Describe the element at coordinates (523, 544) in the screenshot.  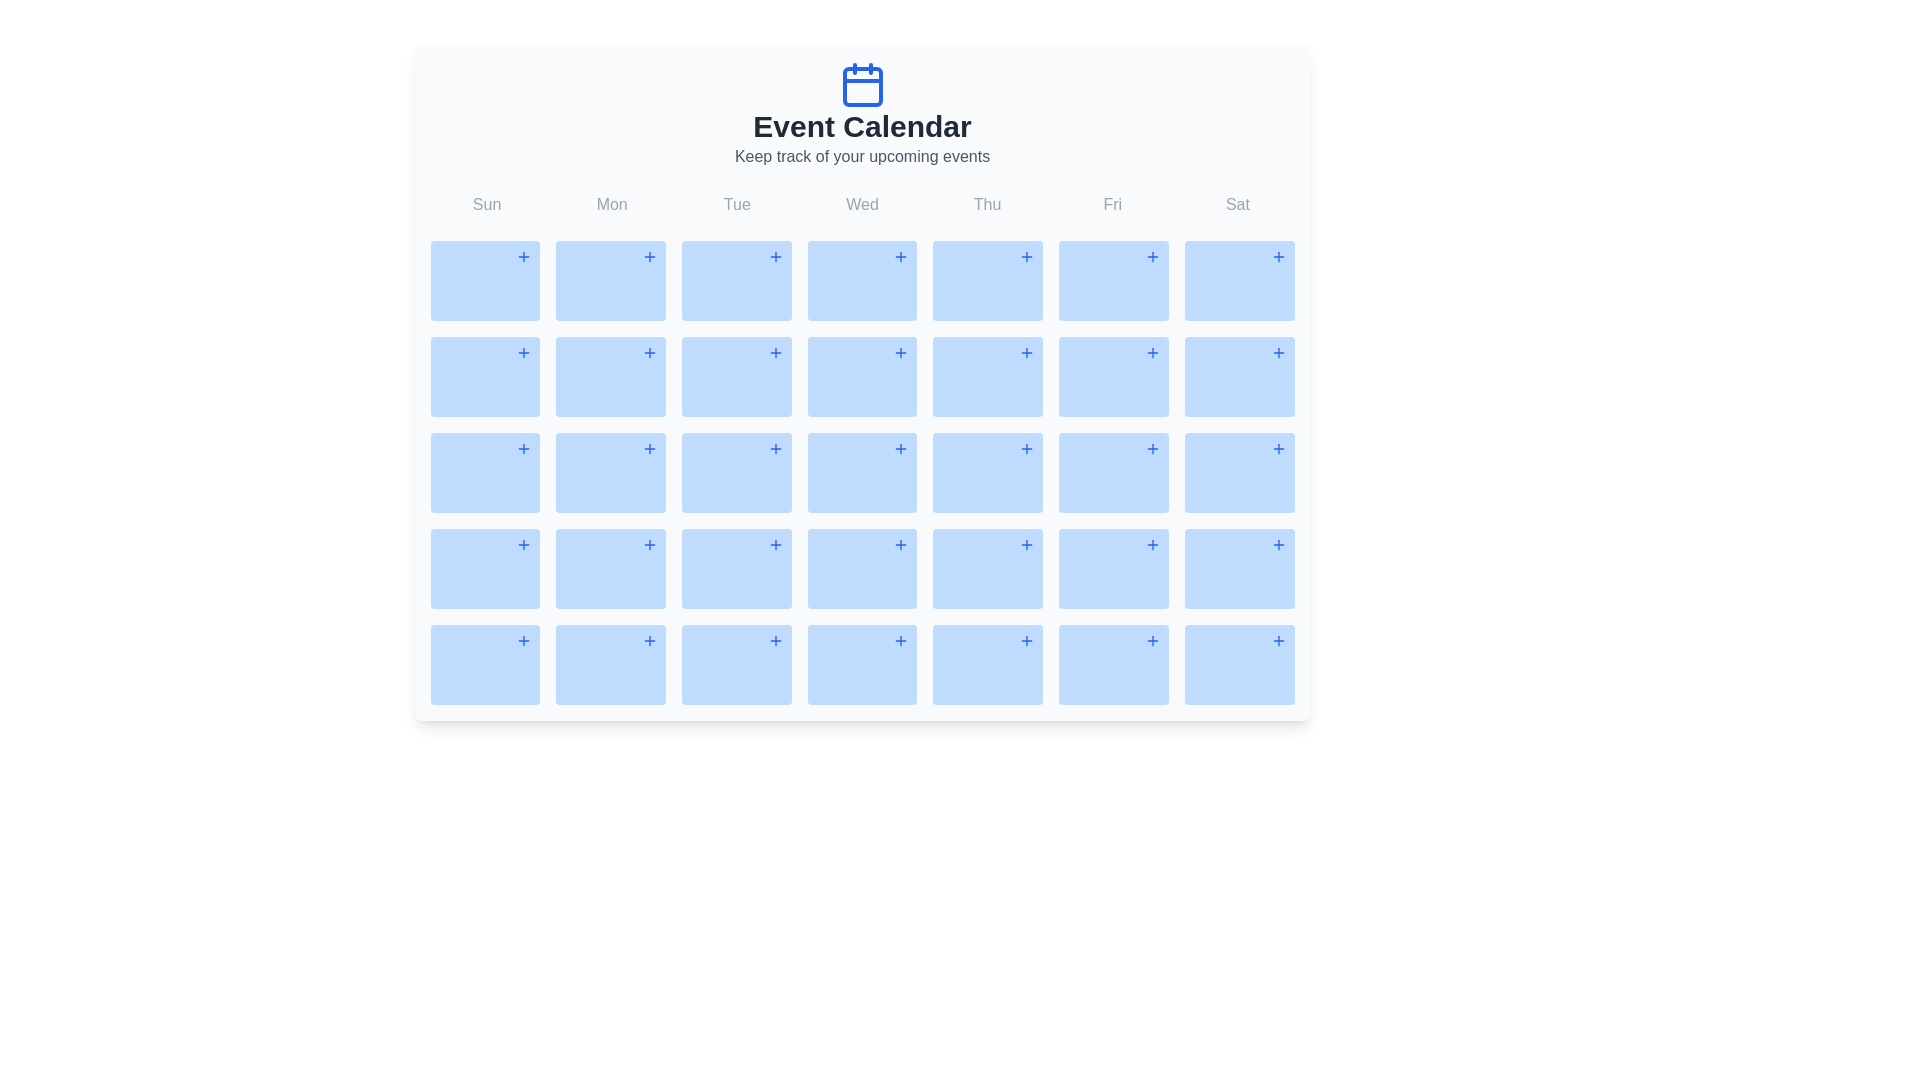
I see `the icon button located at the top-right corner of the fourth row, first column of the calendar grid` at that location.